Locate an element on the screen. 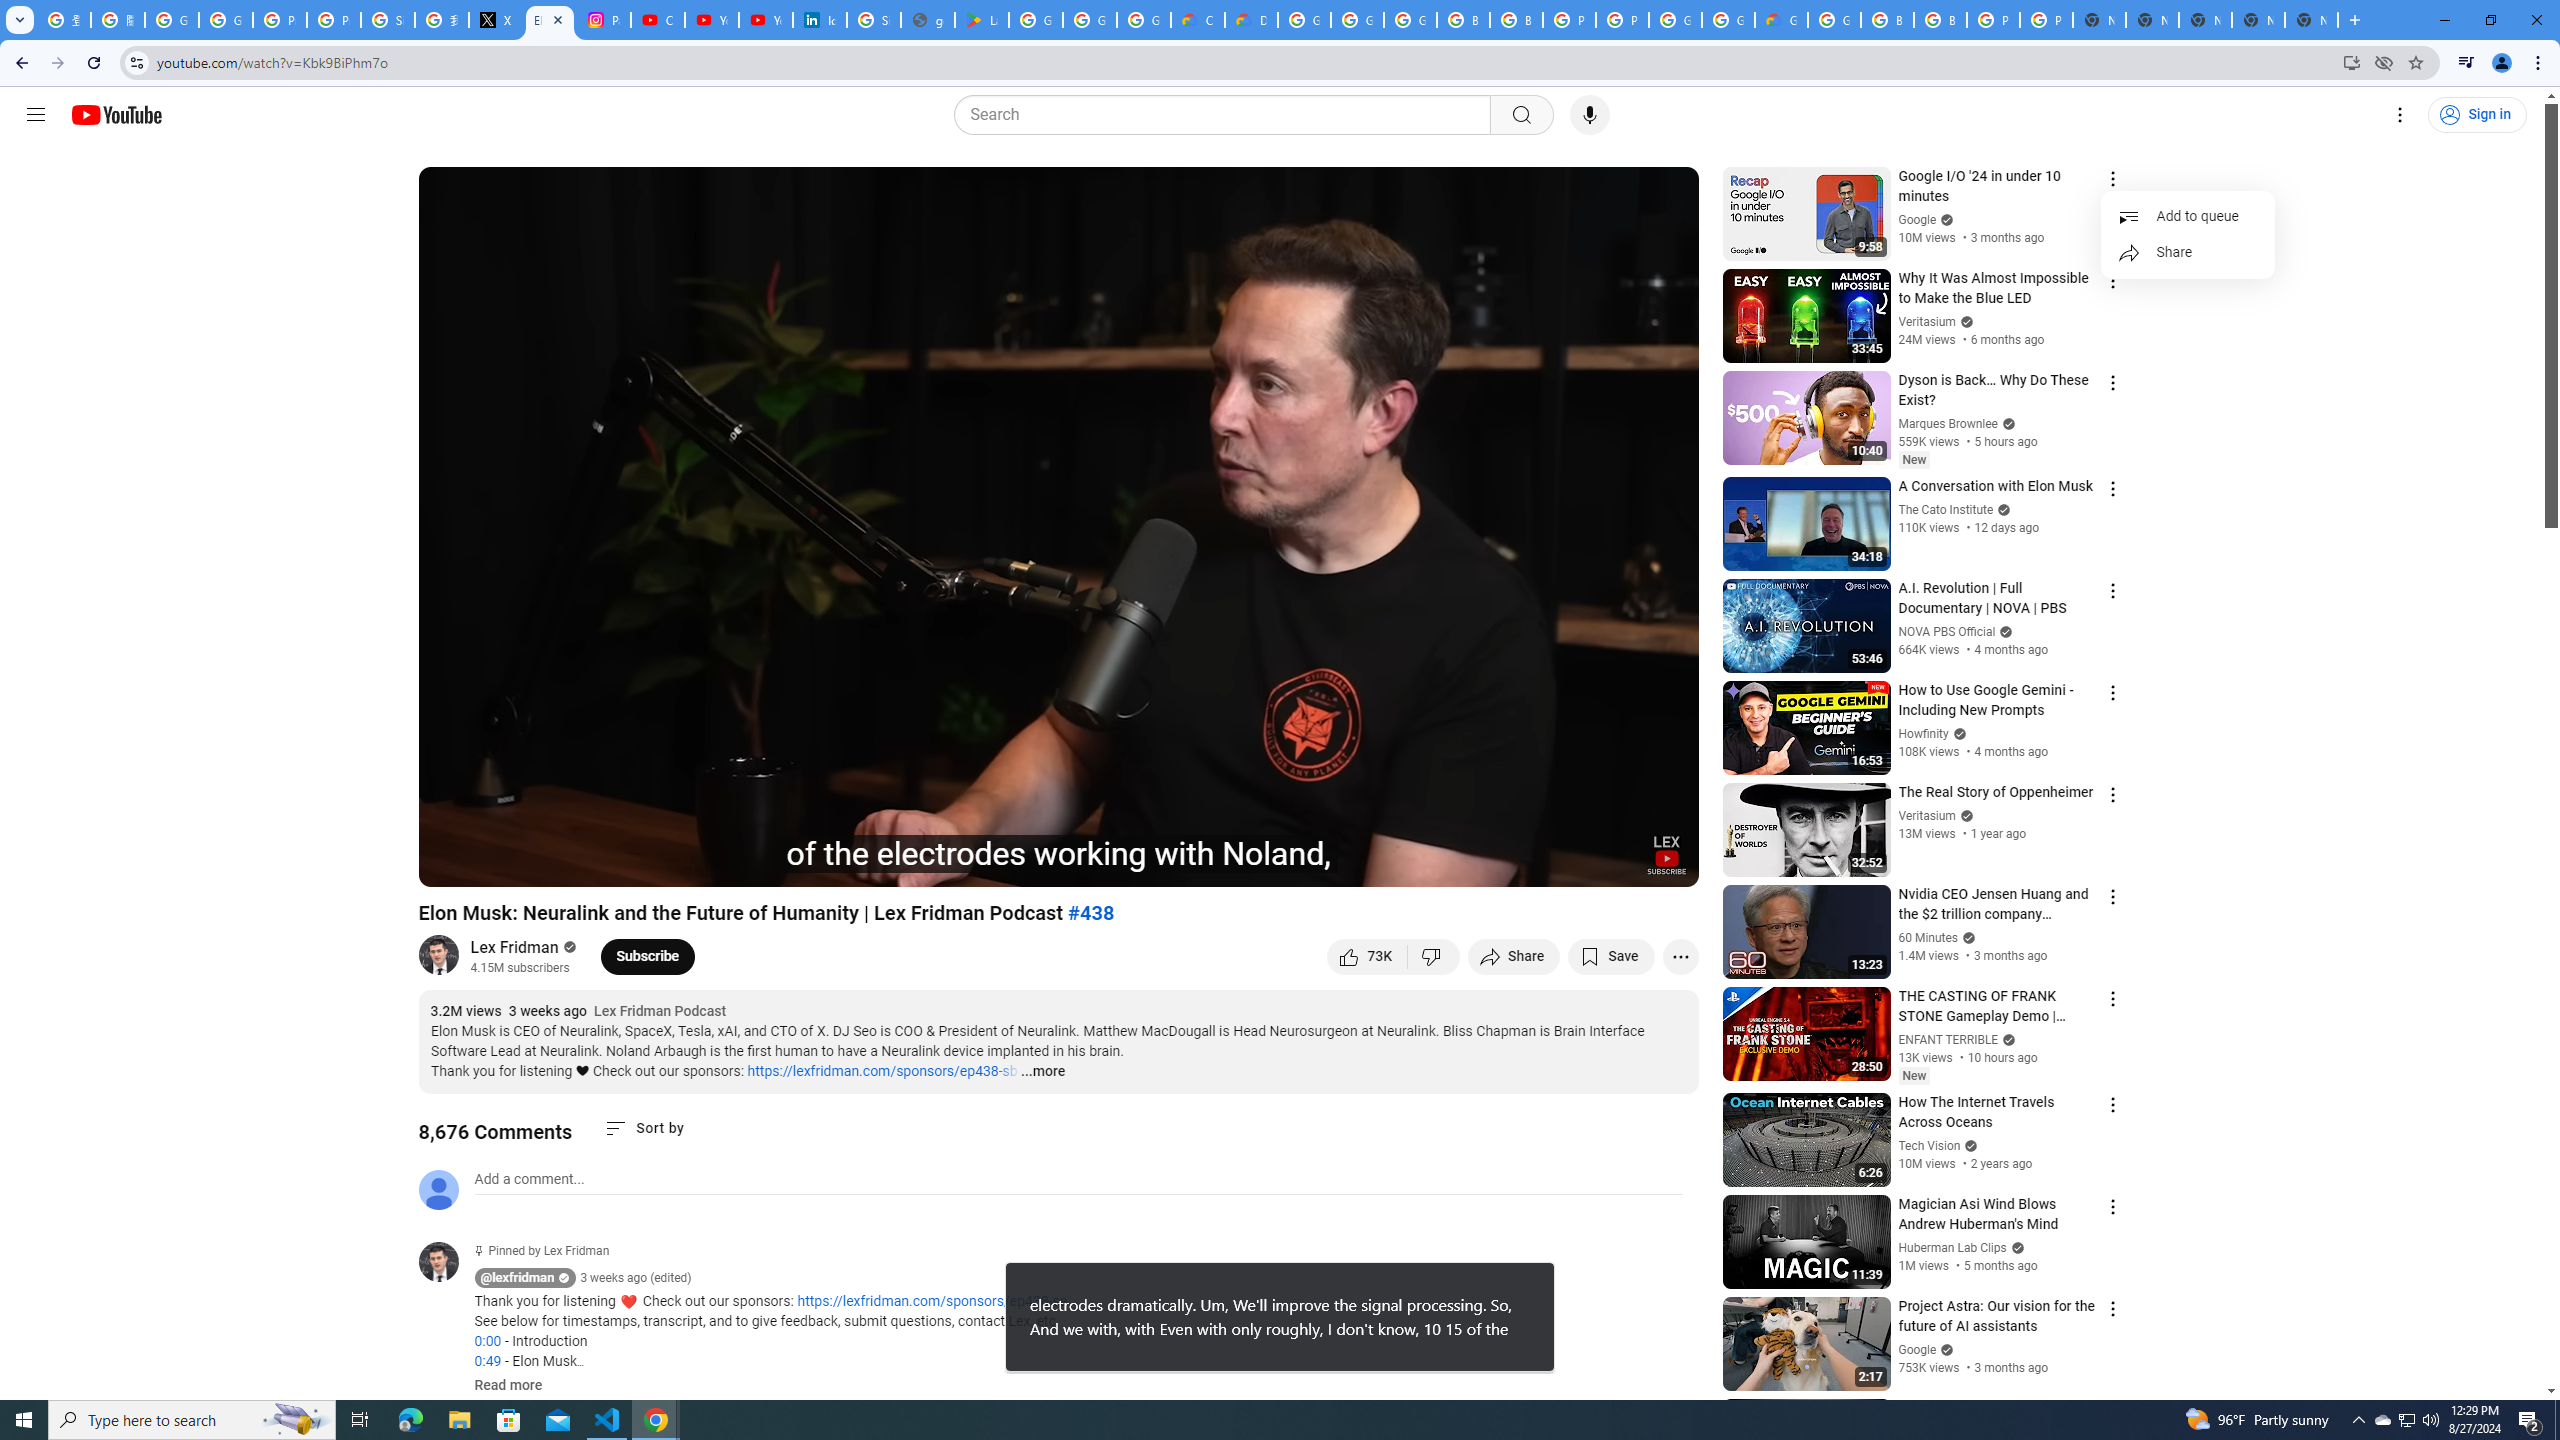  'like this video along with 73,133 other people' is located at coordinates (1366, 955).